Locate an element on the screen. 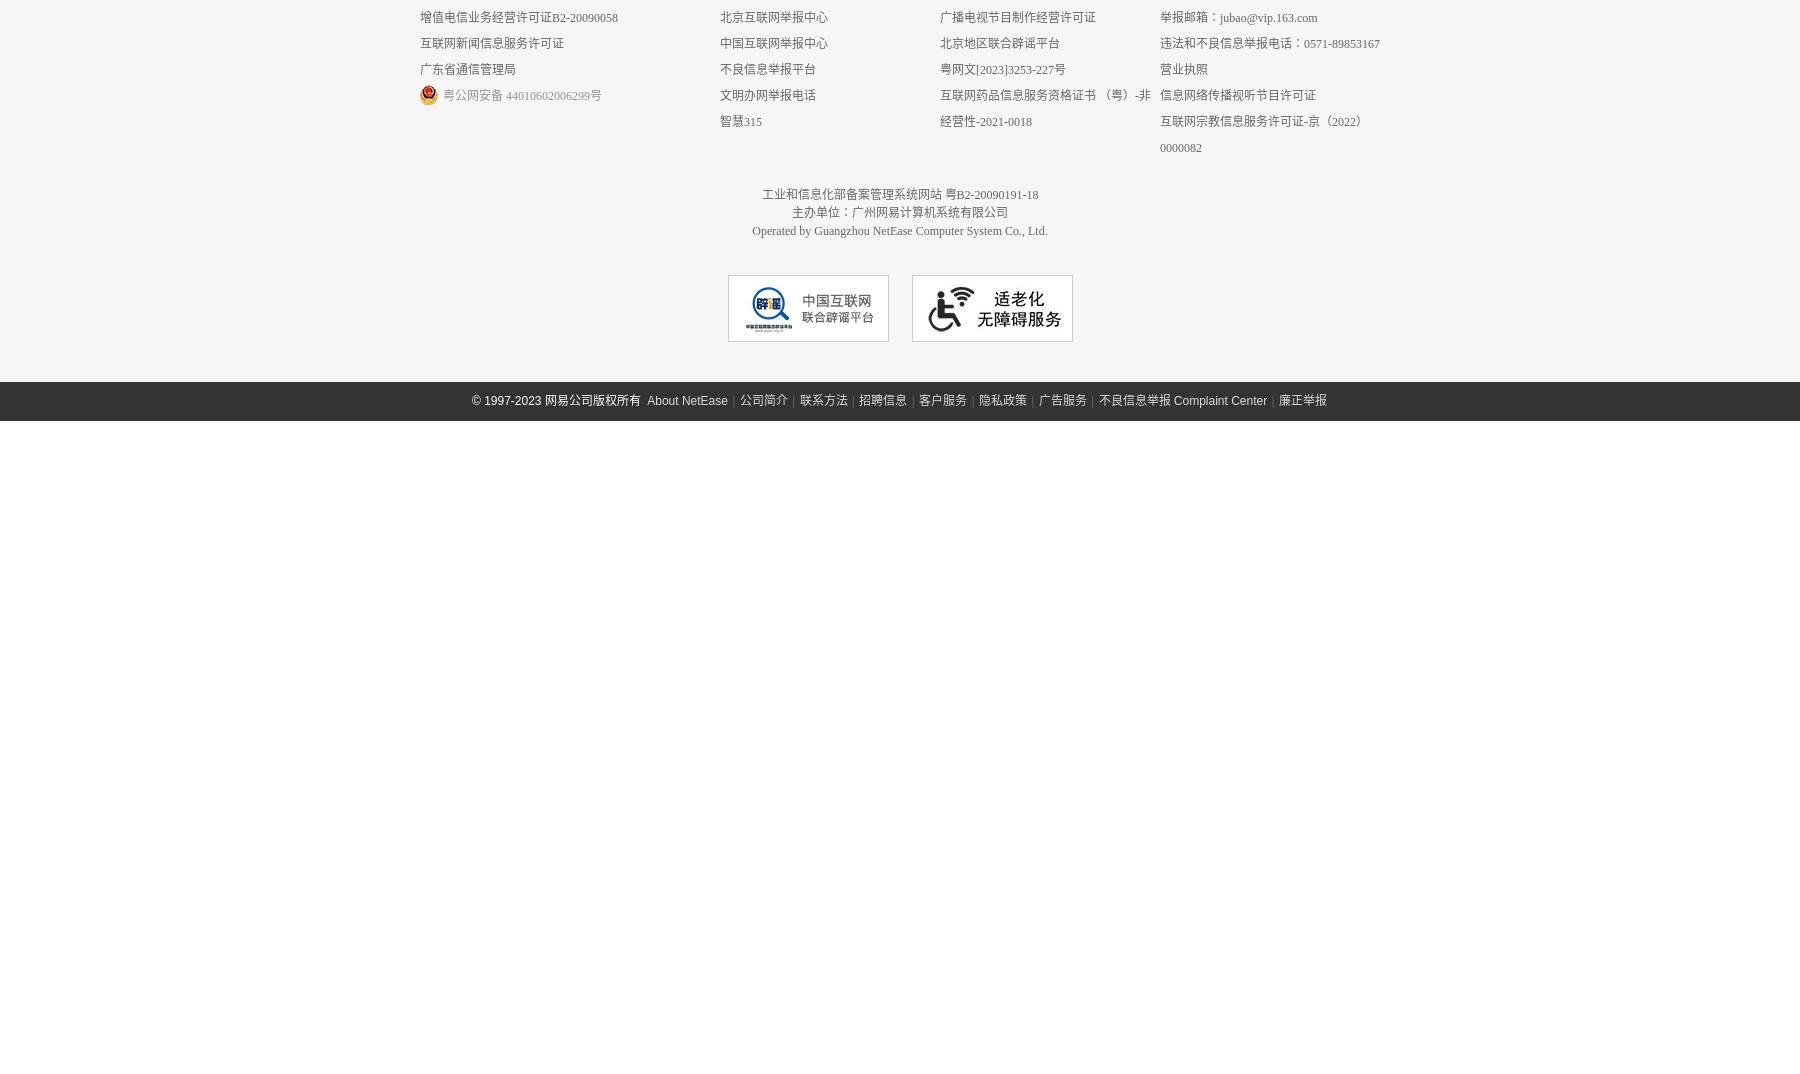 The width and height of the screenshot is (1800, 1074). '<' is located at coordinates (223, 366).